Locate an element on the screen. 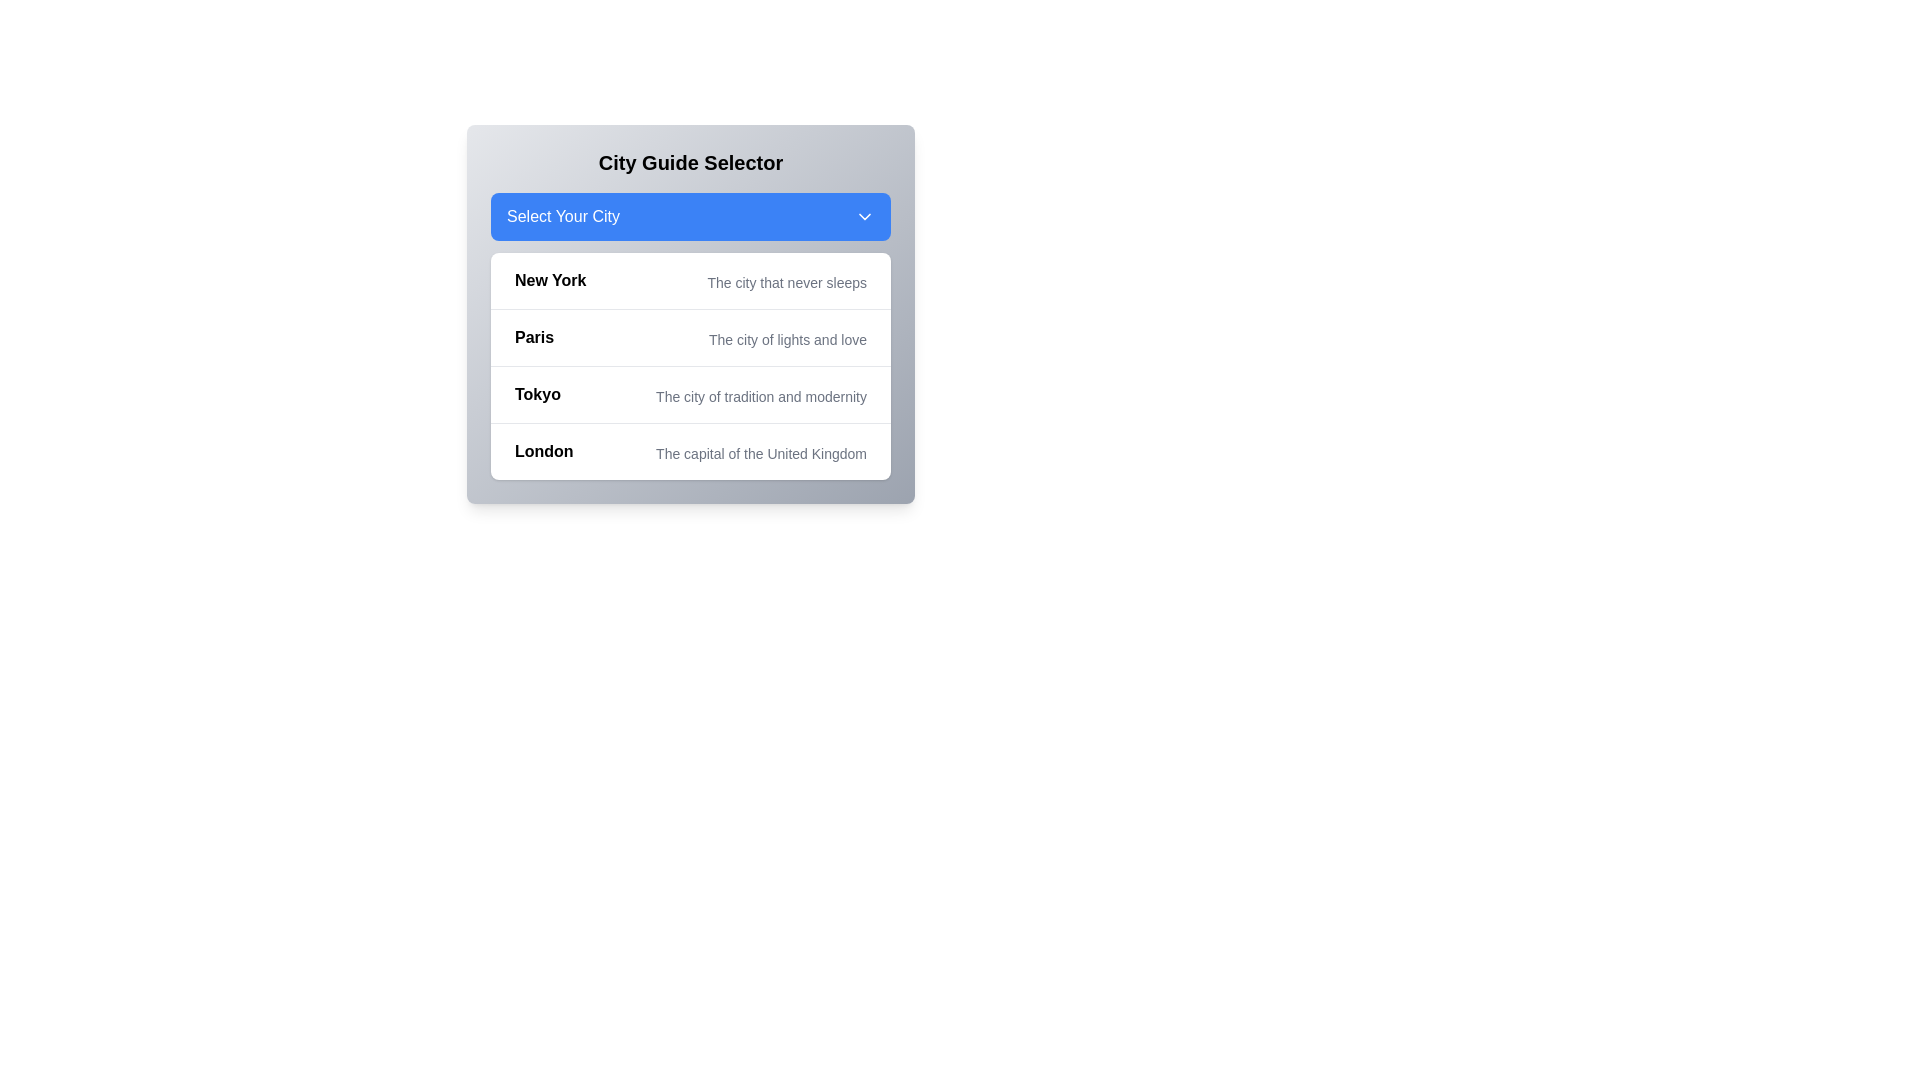 This screenshot has height=1080, width=1920. the first list item in the selection modal labeled 'New York' is located at coordinates (691, 281).